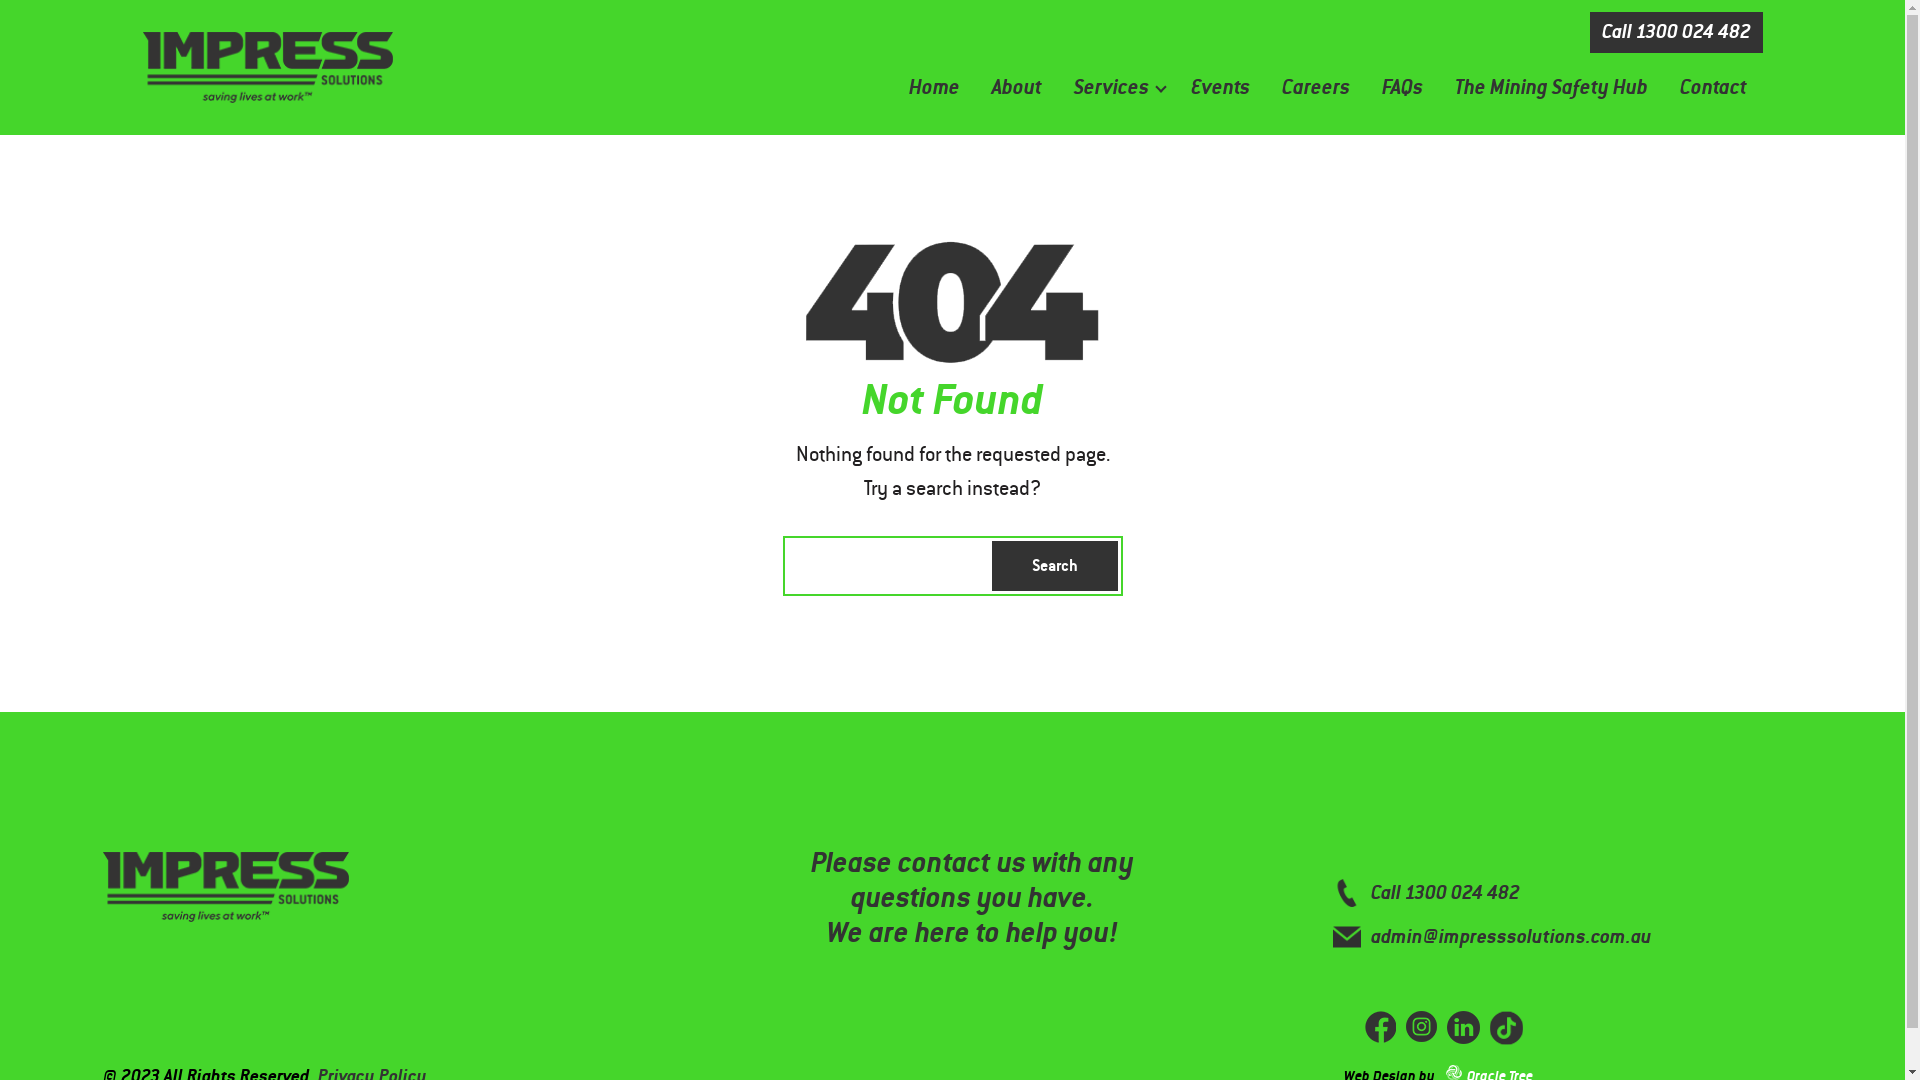 Image resolution: width=1920 pixels, height=1080 pixels. I want to click on 'Events', so click(1218, 86).